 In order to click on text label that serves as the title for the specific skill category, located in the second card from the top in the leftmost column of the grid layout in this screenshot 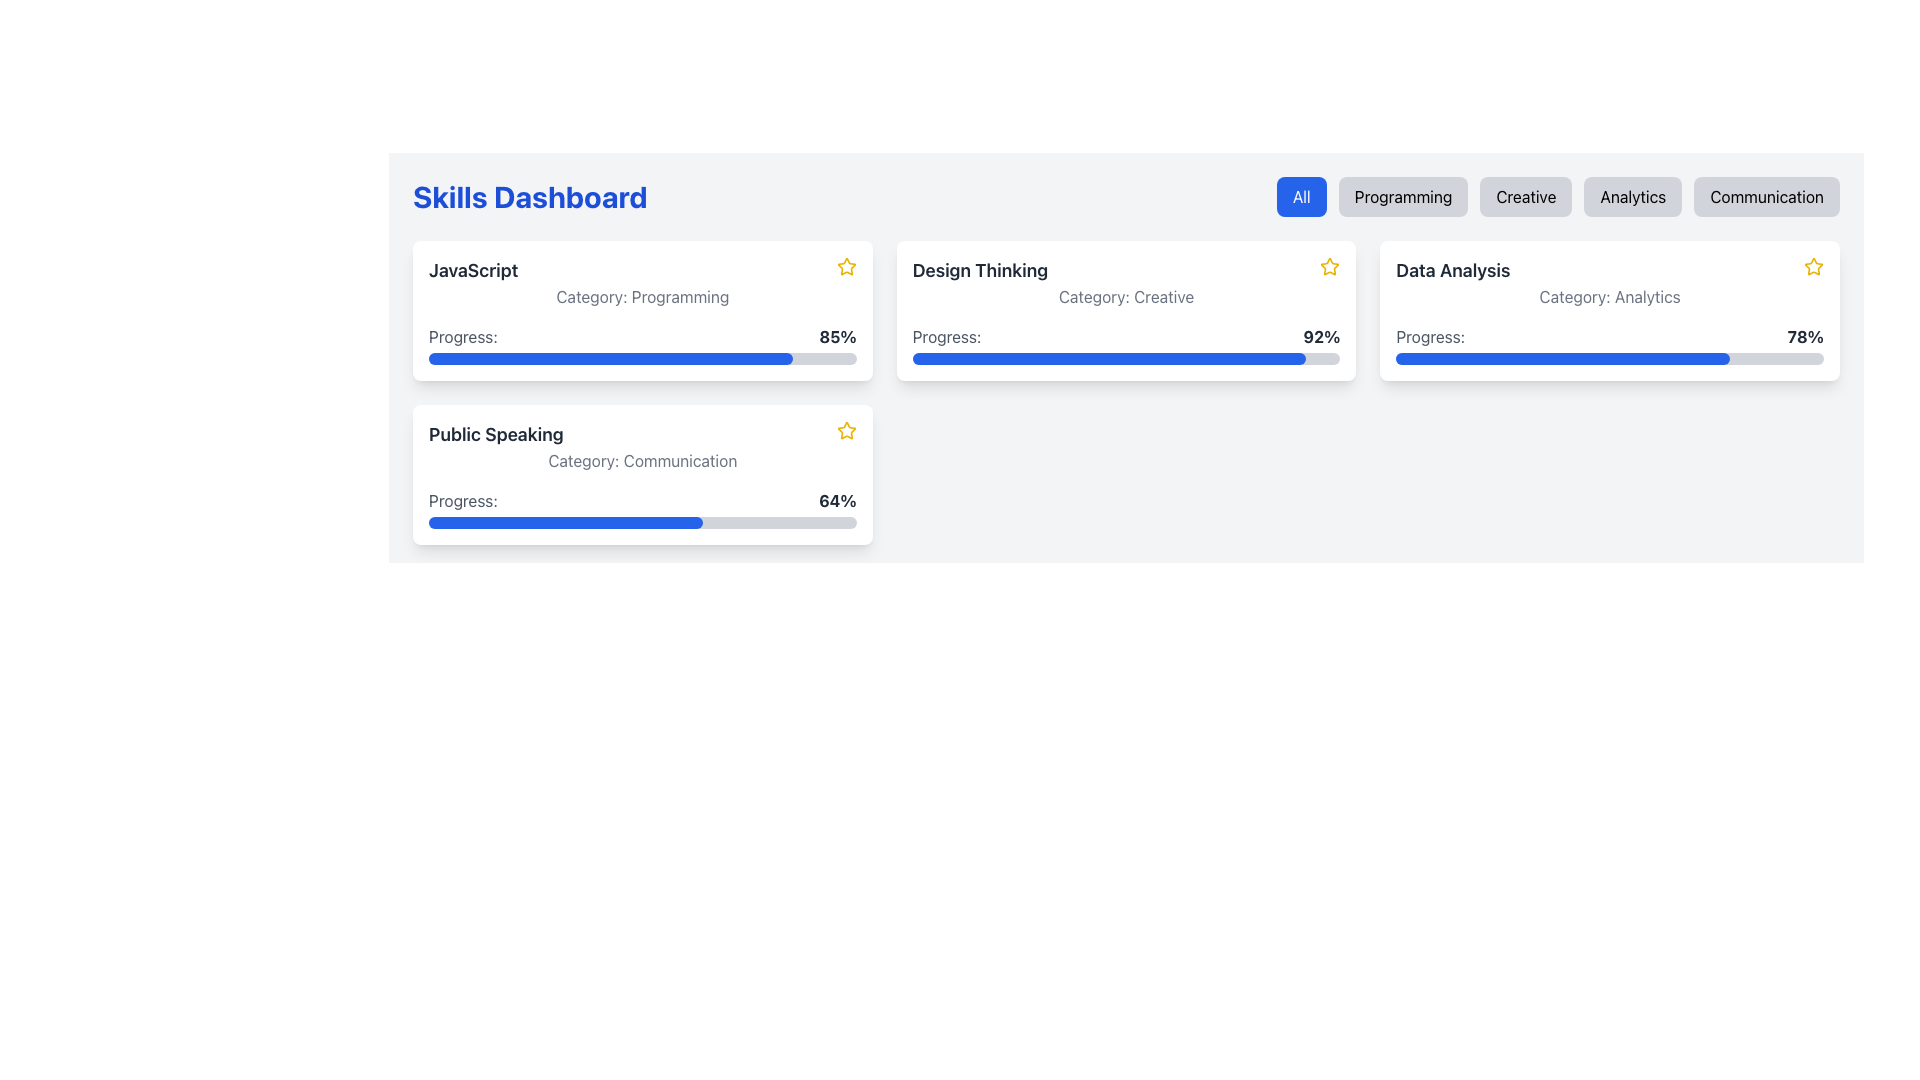, I will do `click(496, 434)`.